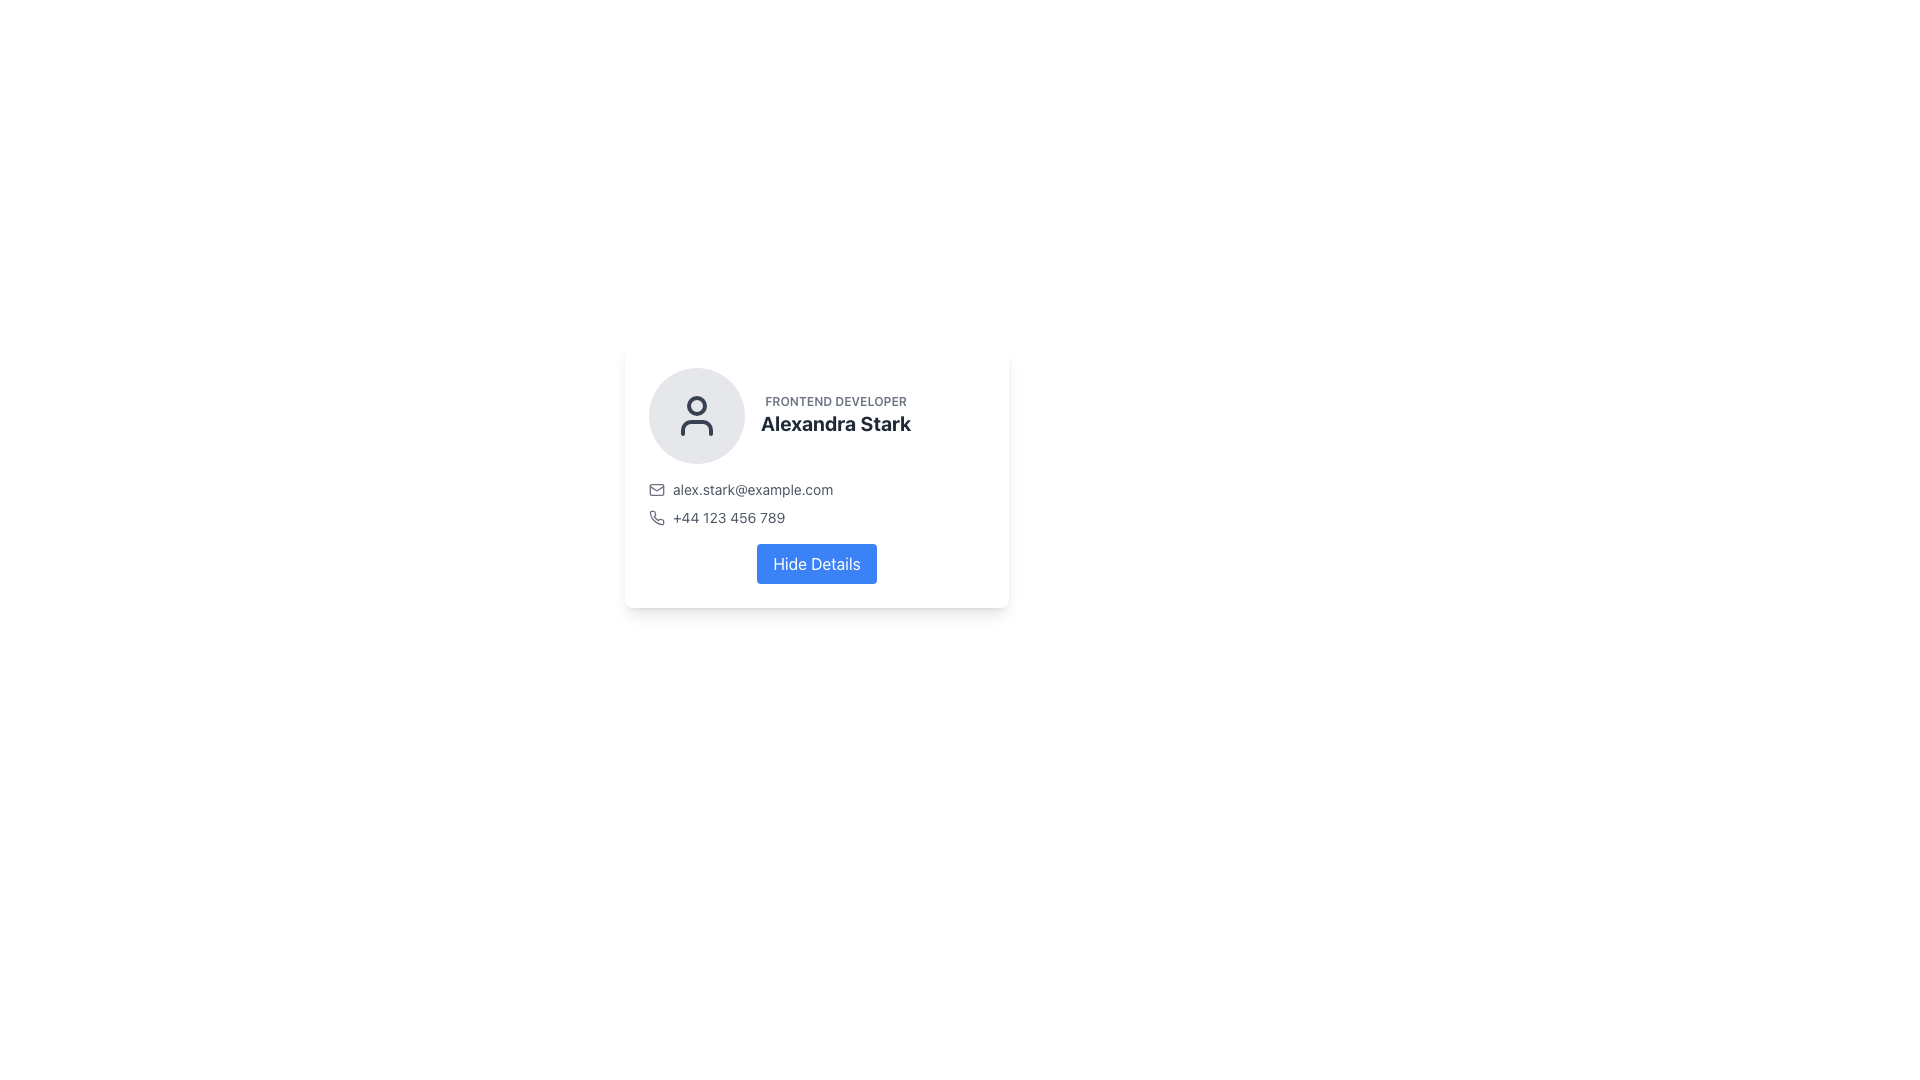 This screenshot has width=1920, height=1080. I want to click on the rectangular base of the user profile icon that represents the shoulders or chest area, styled with a gradient fill, so click(696, 427).